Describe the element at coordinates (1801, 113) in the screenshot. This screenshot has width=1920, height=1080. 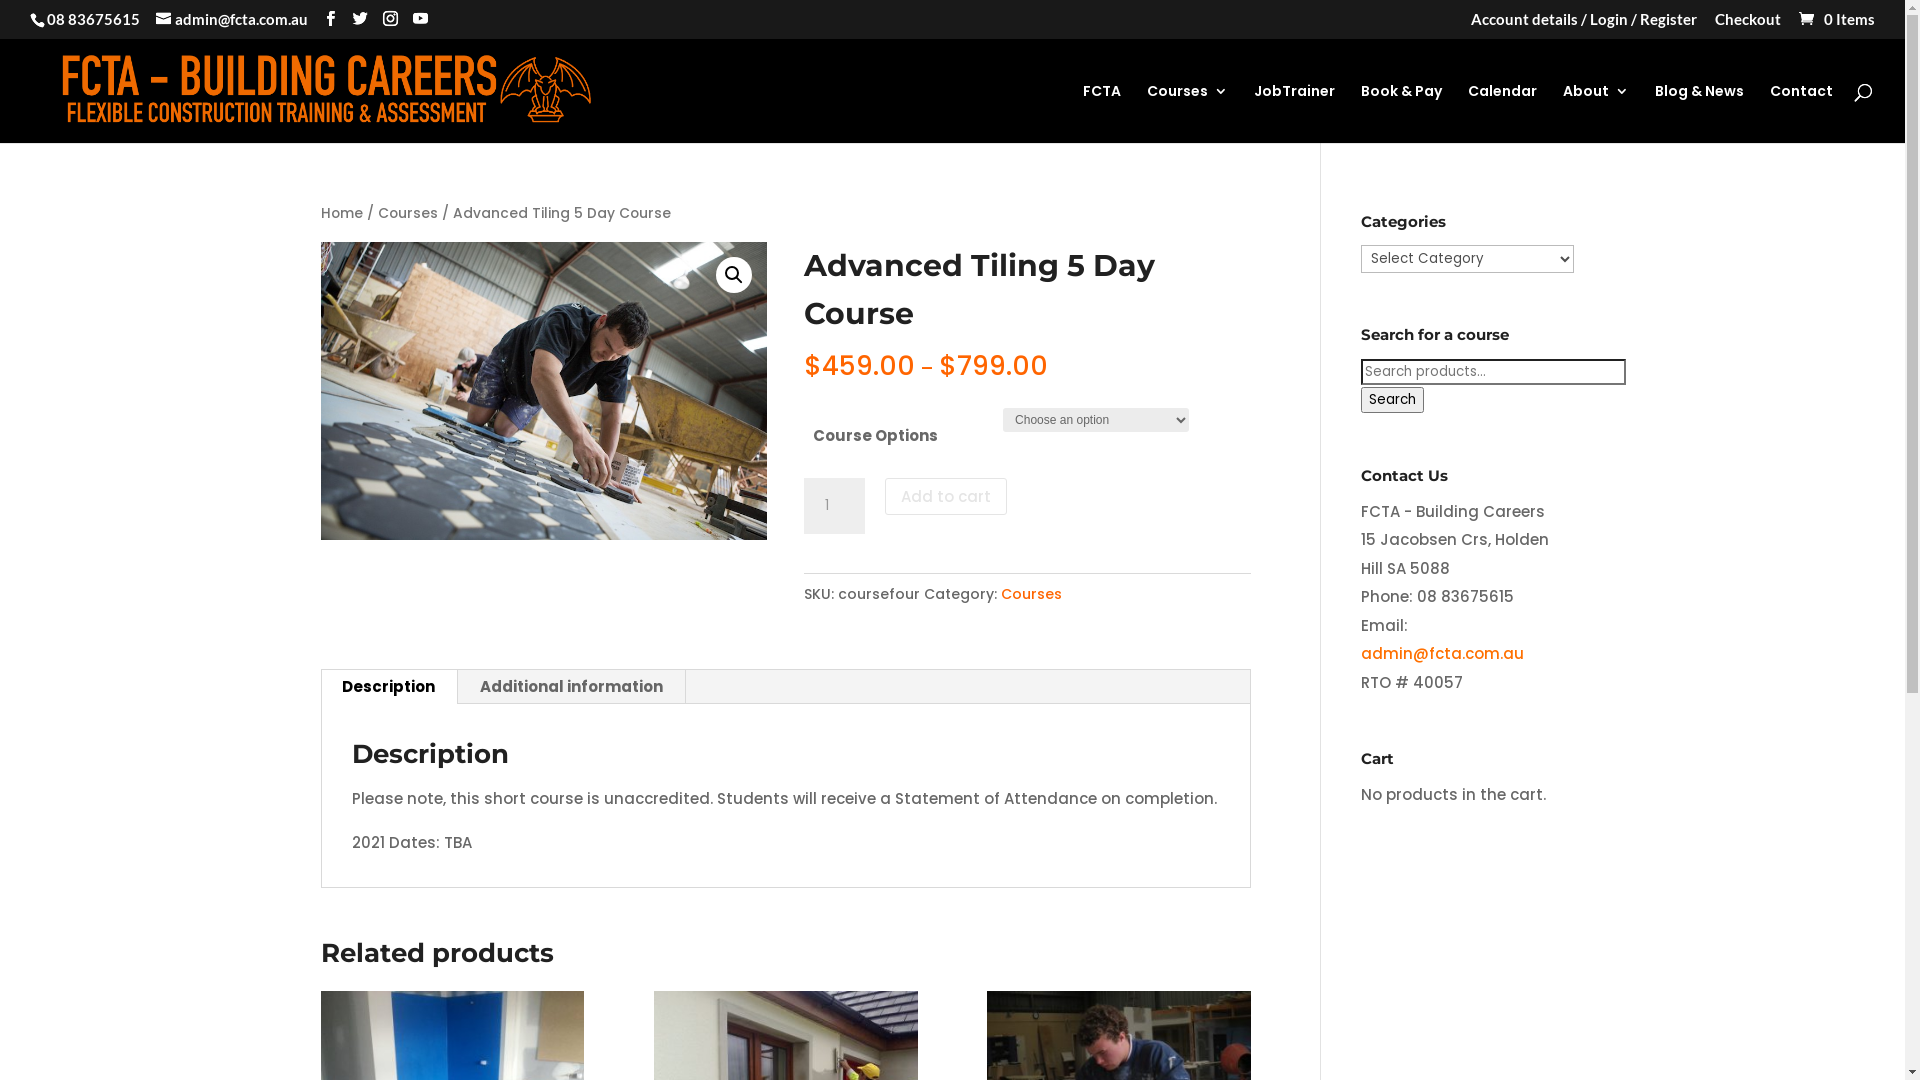
I see `'Contact'` at that location.